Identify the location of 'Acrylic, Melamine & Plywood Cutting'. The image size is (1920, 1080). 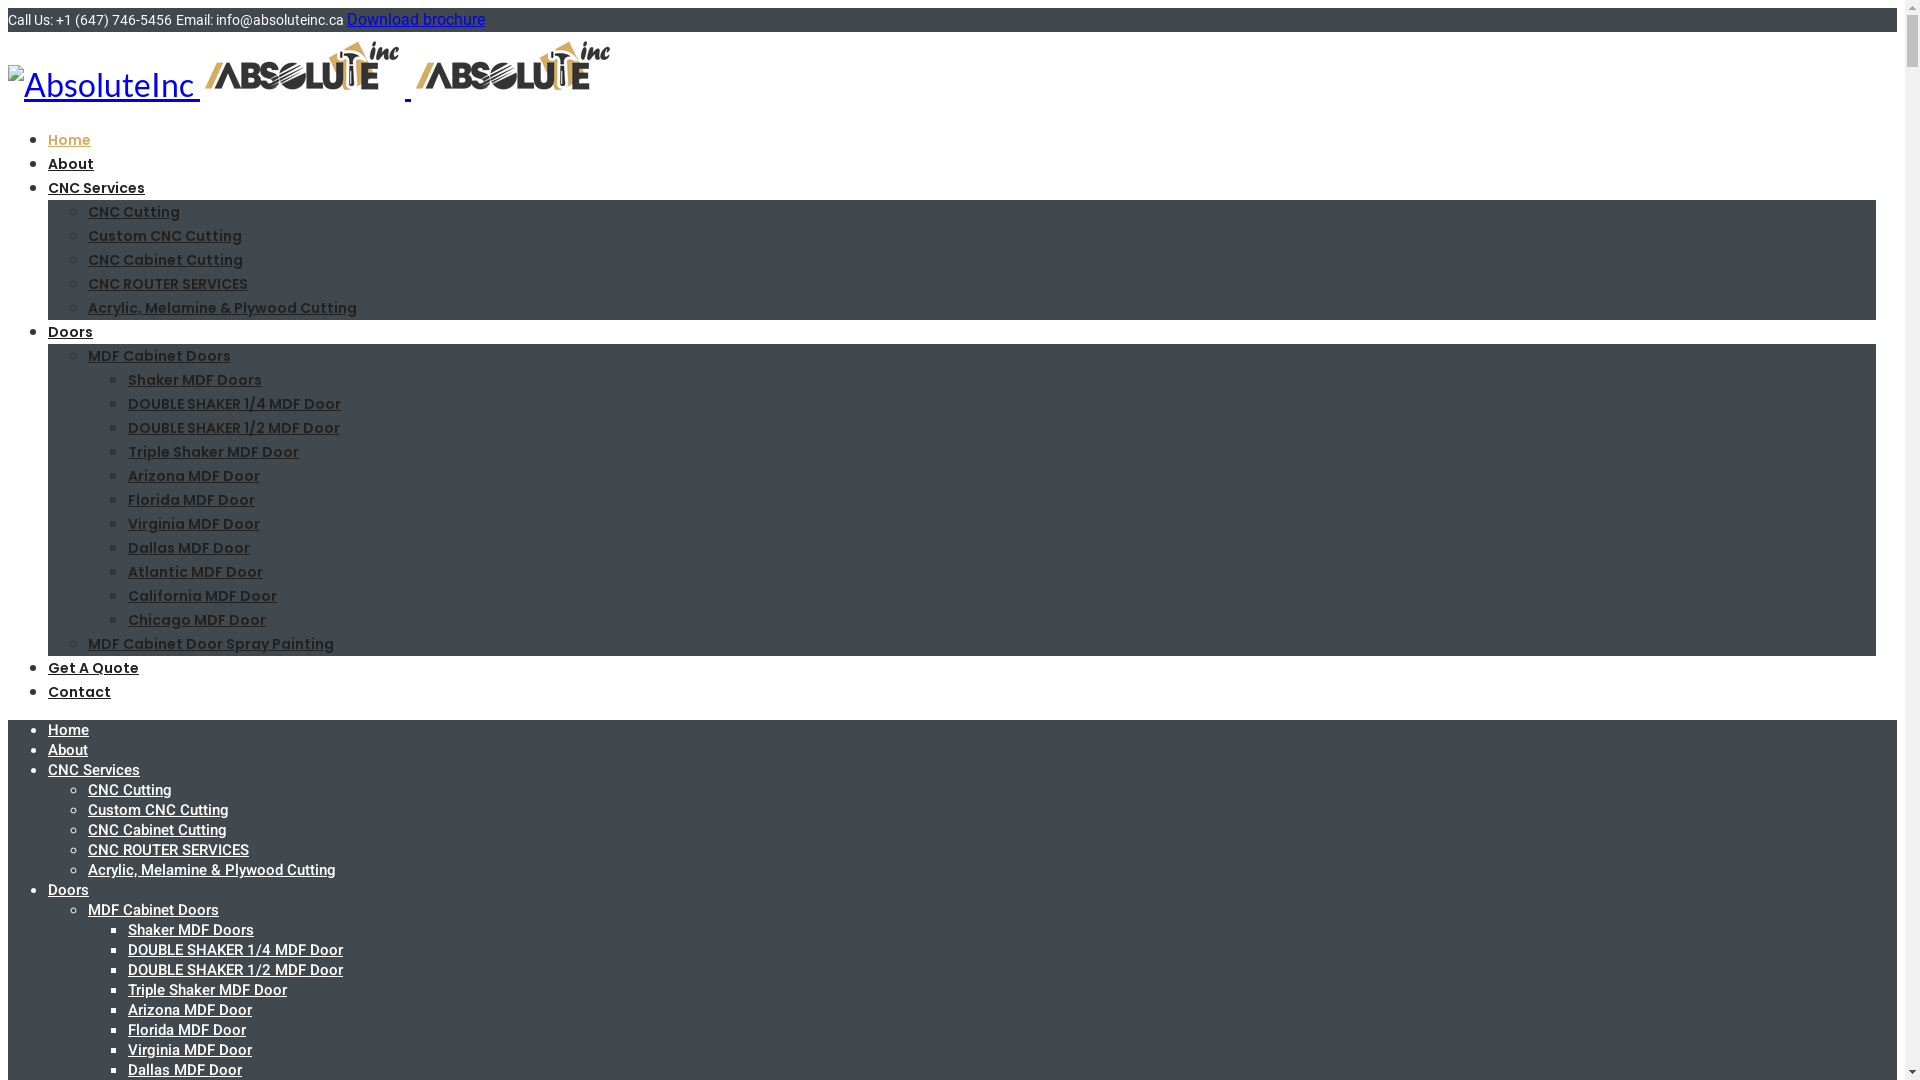
(211, 869).